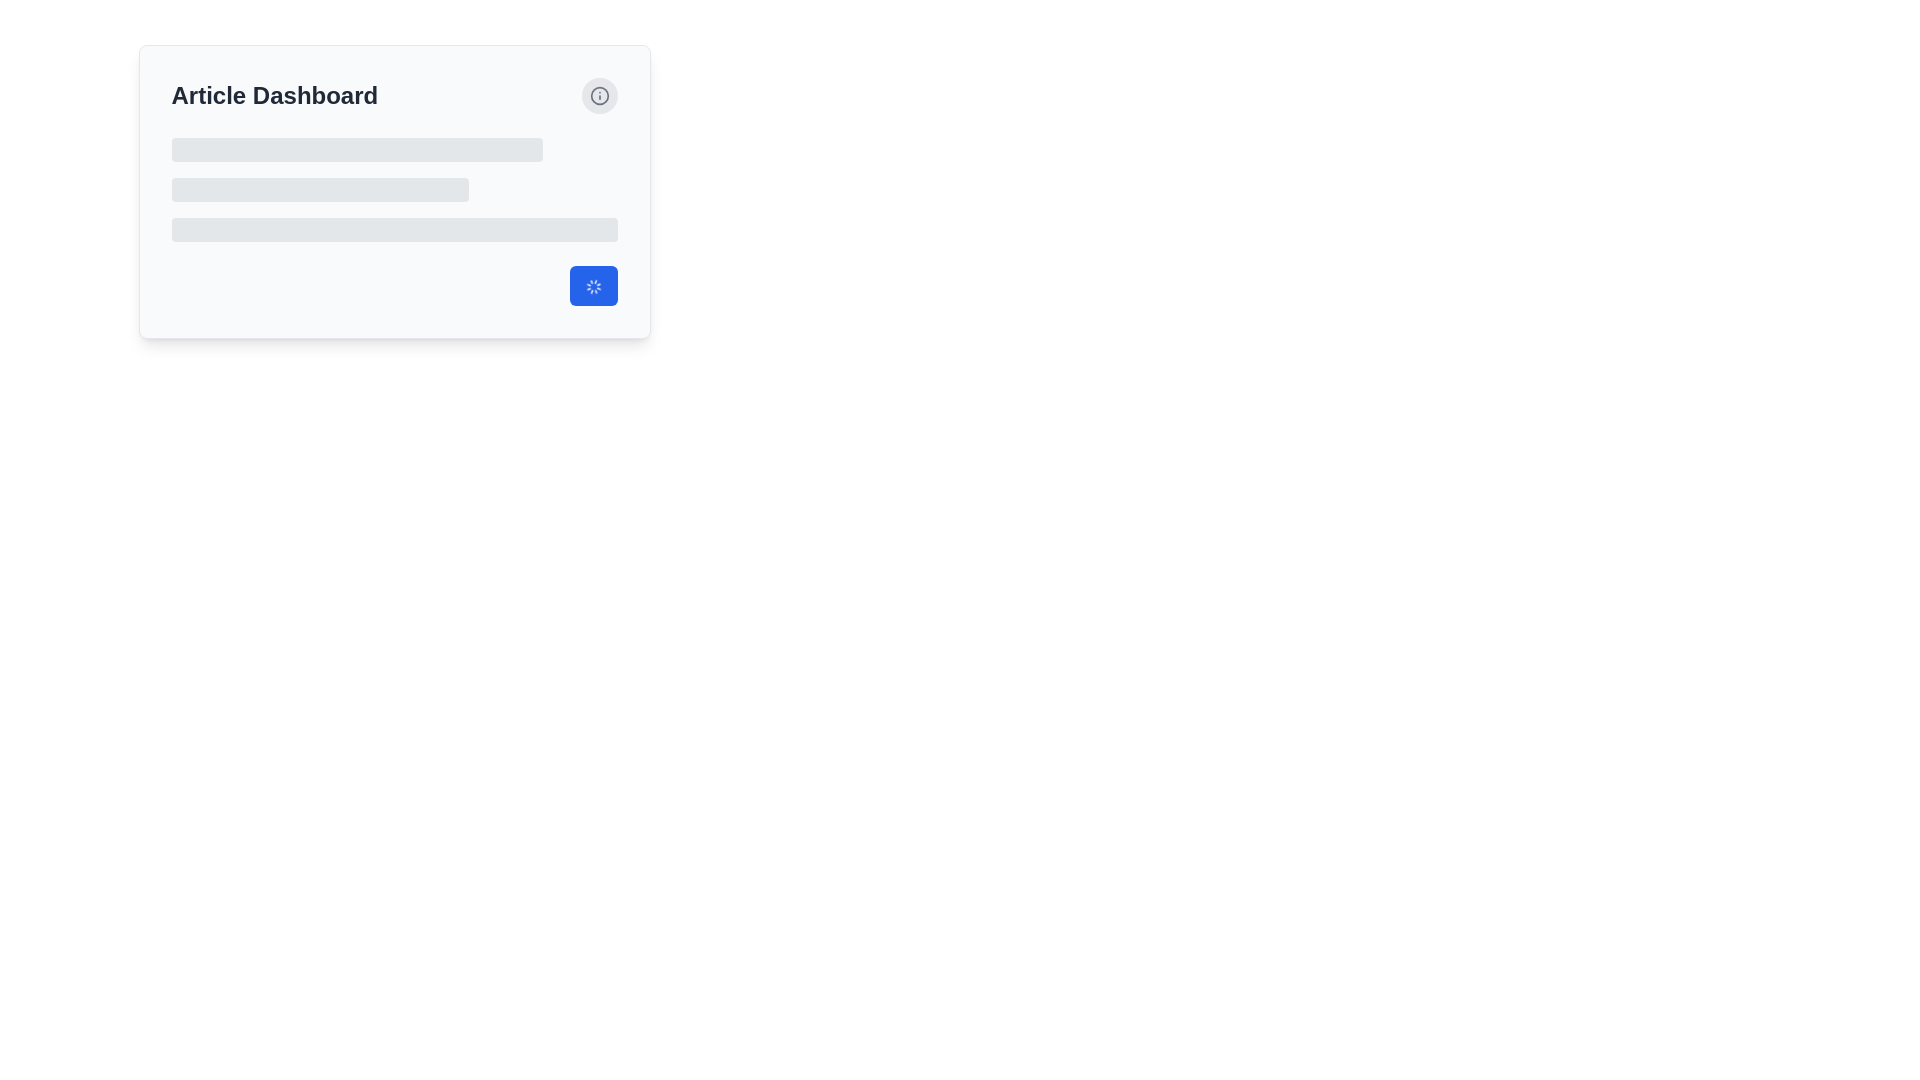  I want to click on the small blue button with a white animated spinning loader icon in the center, located at the bottom-right of the 'Article Dashboard' card layout, so click(592, 285).